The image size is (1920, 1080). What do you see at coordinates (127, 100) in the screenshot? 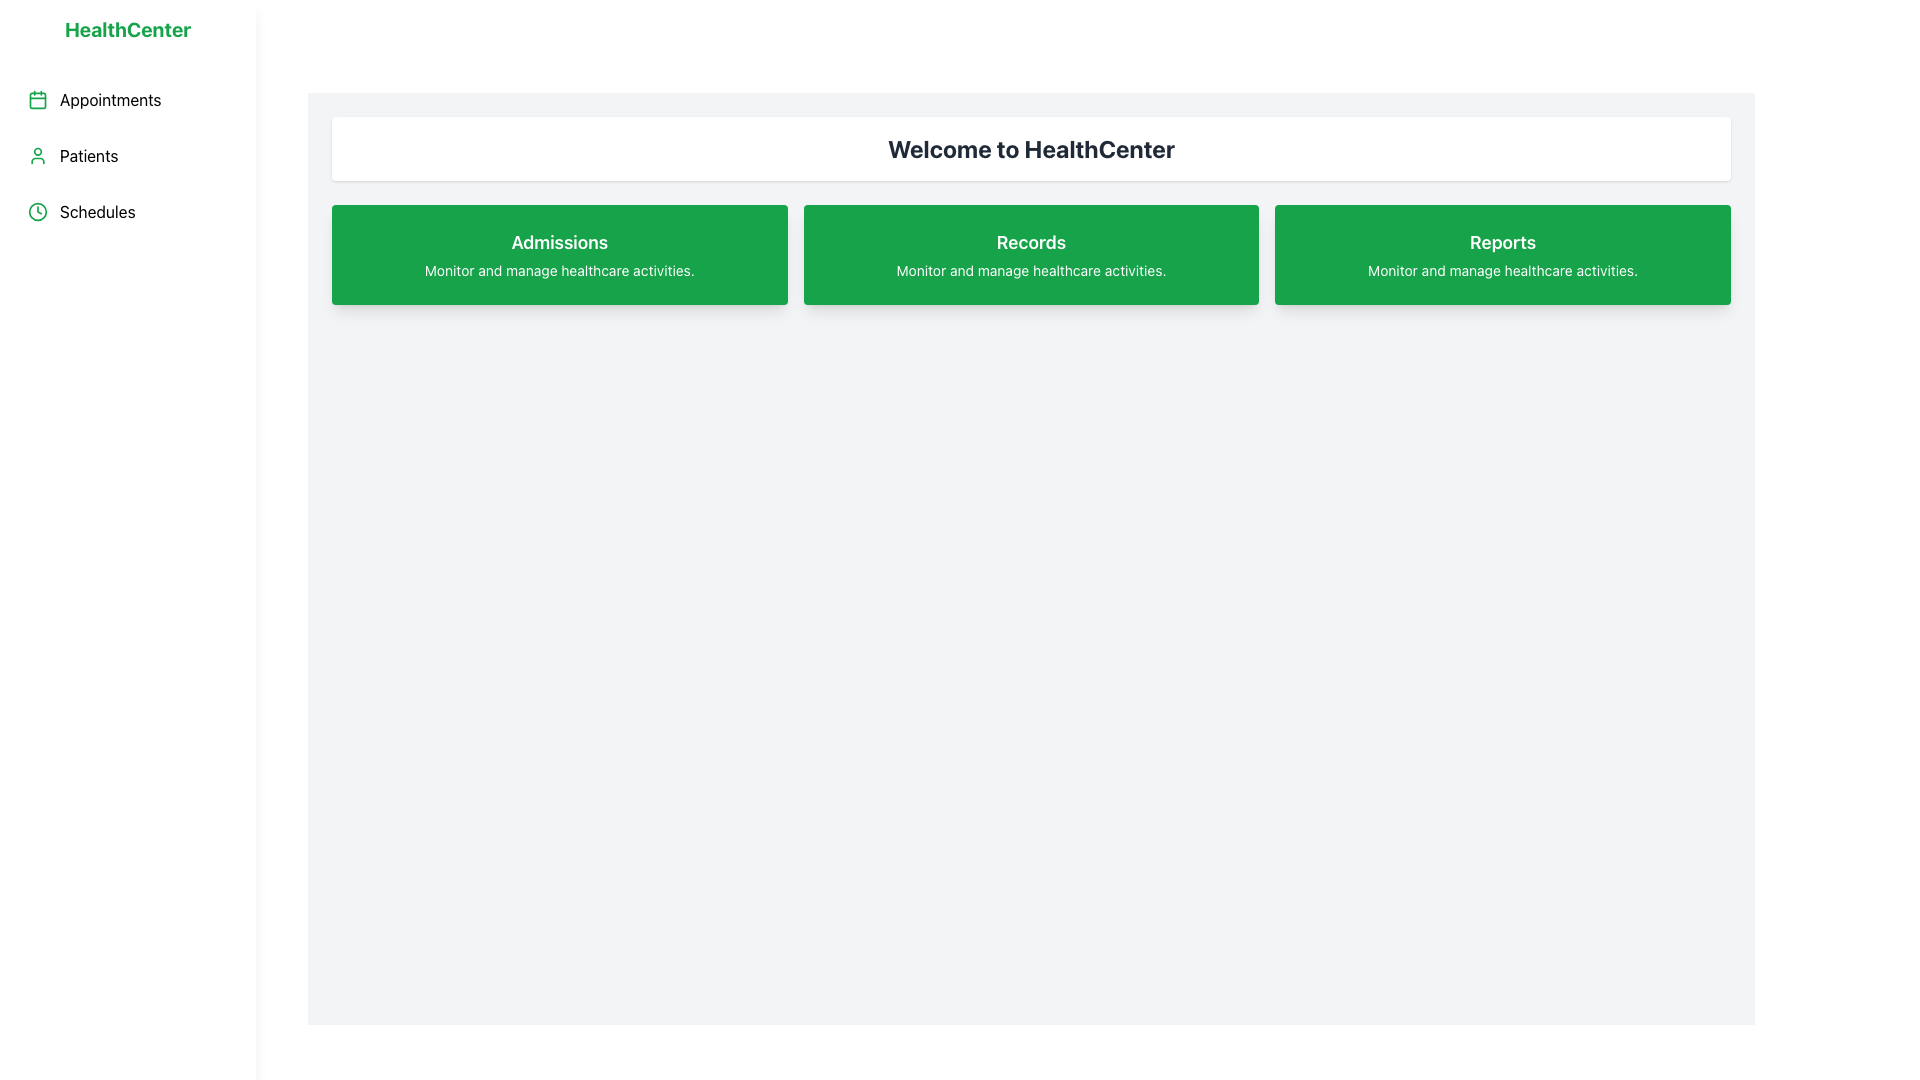
I see `the navigational menu button for appointment management located in the left sidebar, which is the first item above 'Patients' and 'Schedules'` at bounding box center [127, 100].